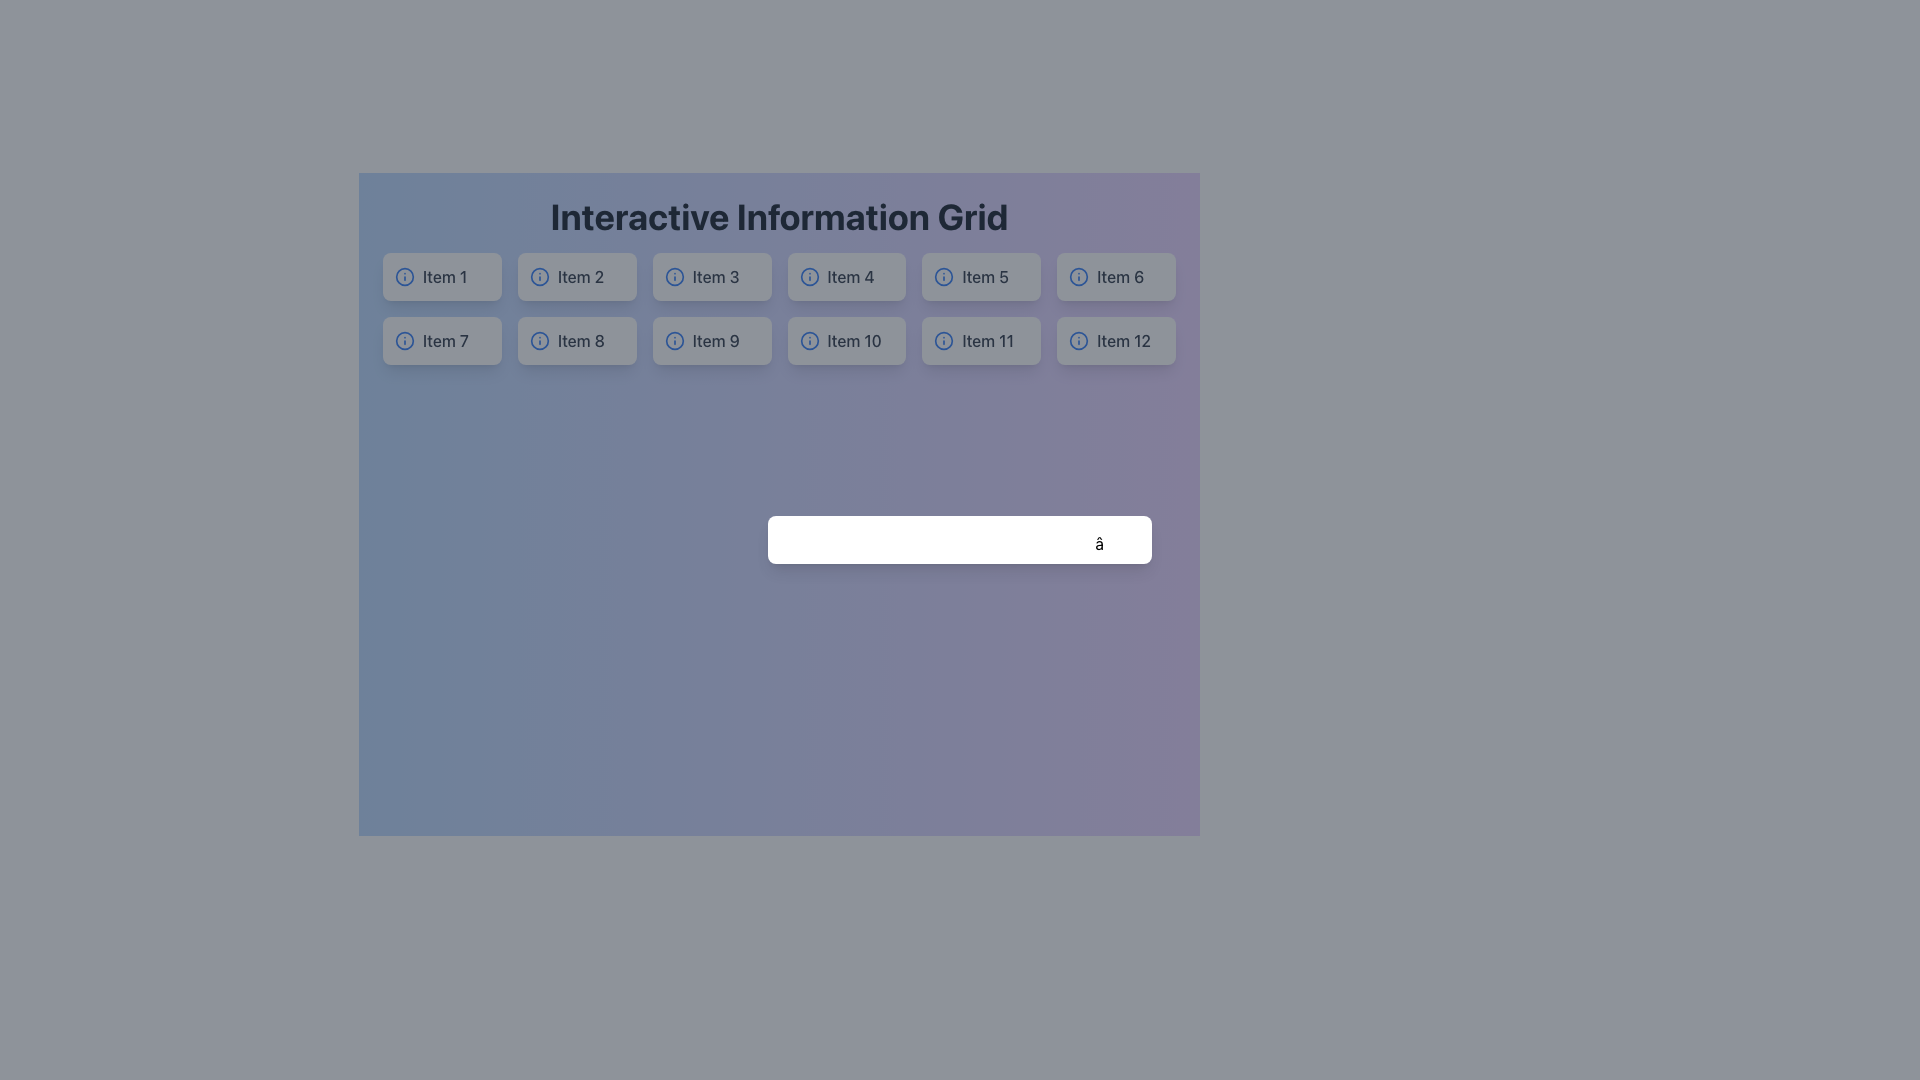 This screenshot has width=1920, height=1080. What do you see at coordinates (712, 339) in the screenshot?
I see `the informational button of the list item labeled 'Item 9'` at bounding box center [712, 339].